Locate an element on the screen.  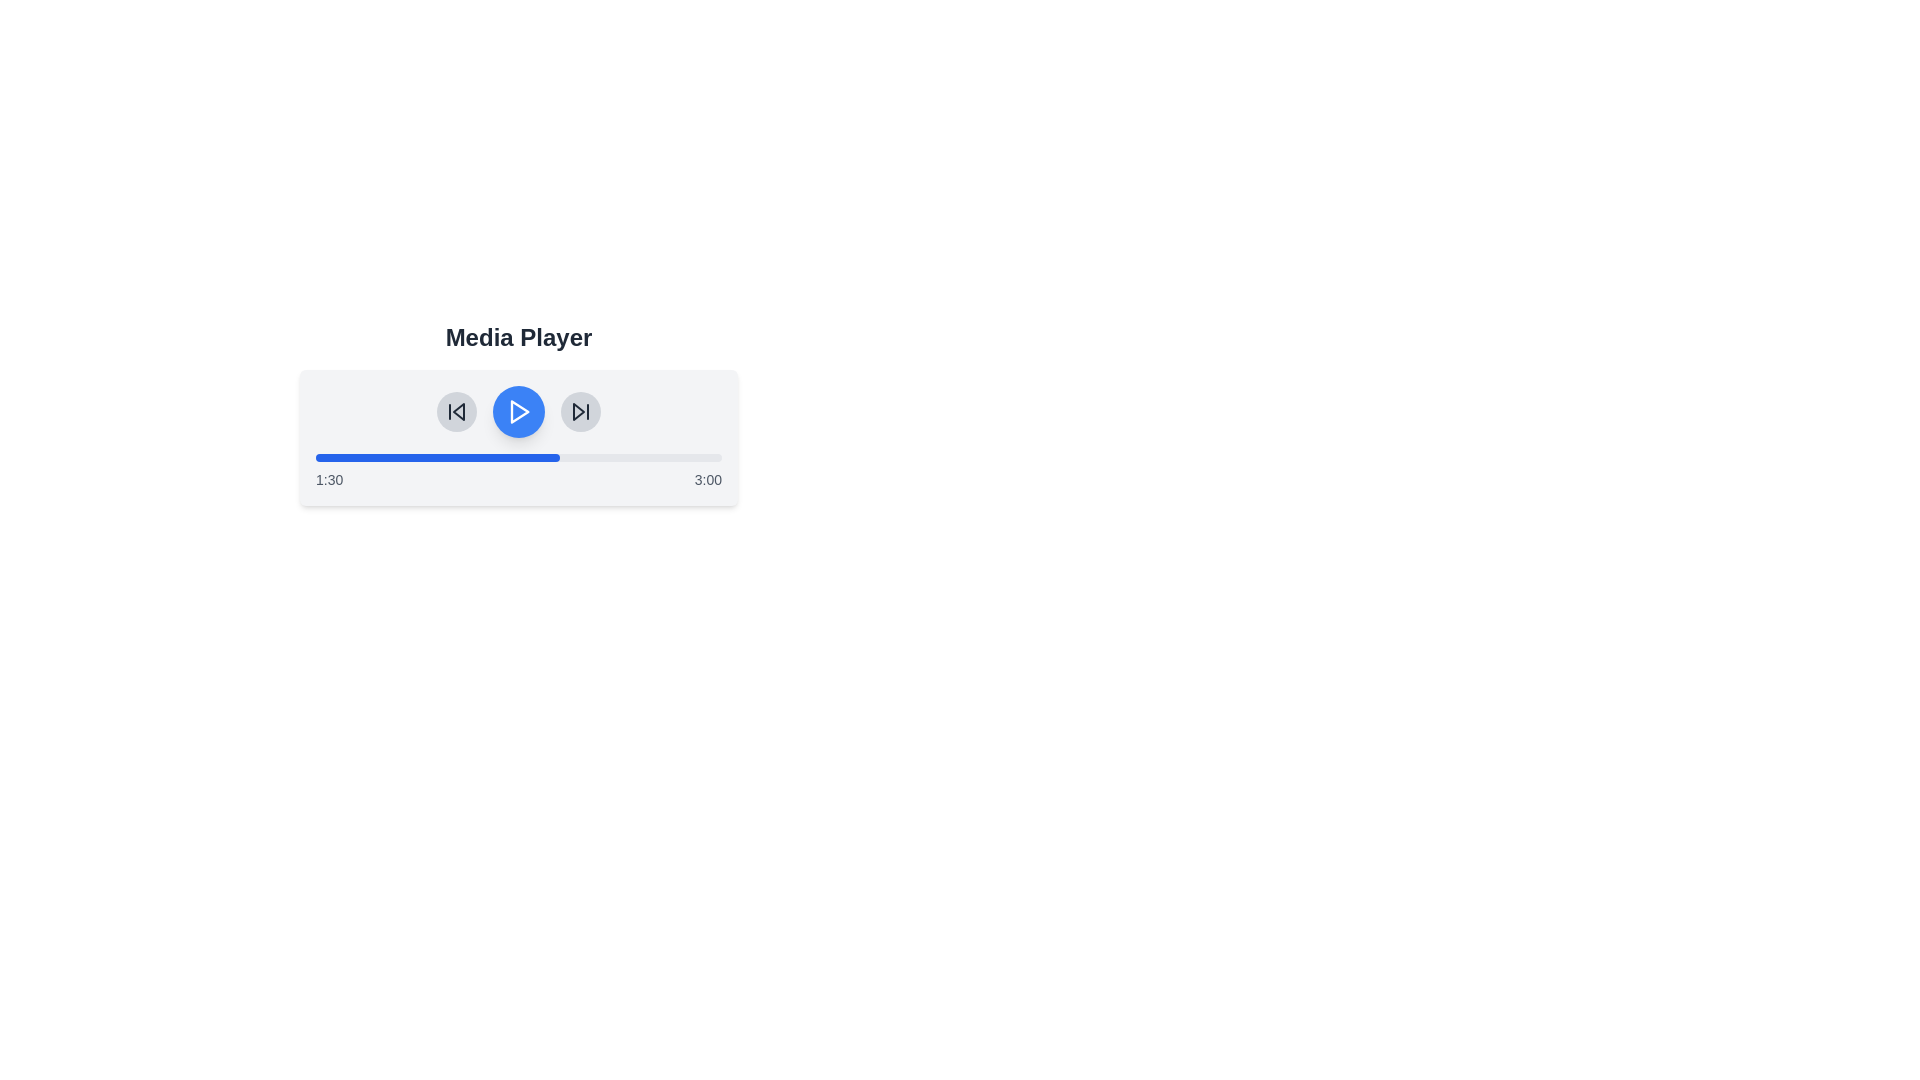
the skip-forward button, which is represented by an arrow pointing to the right with a vertical bar, located in the media control section of the media player interface is located at coordinates (579, 411).